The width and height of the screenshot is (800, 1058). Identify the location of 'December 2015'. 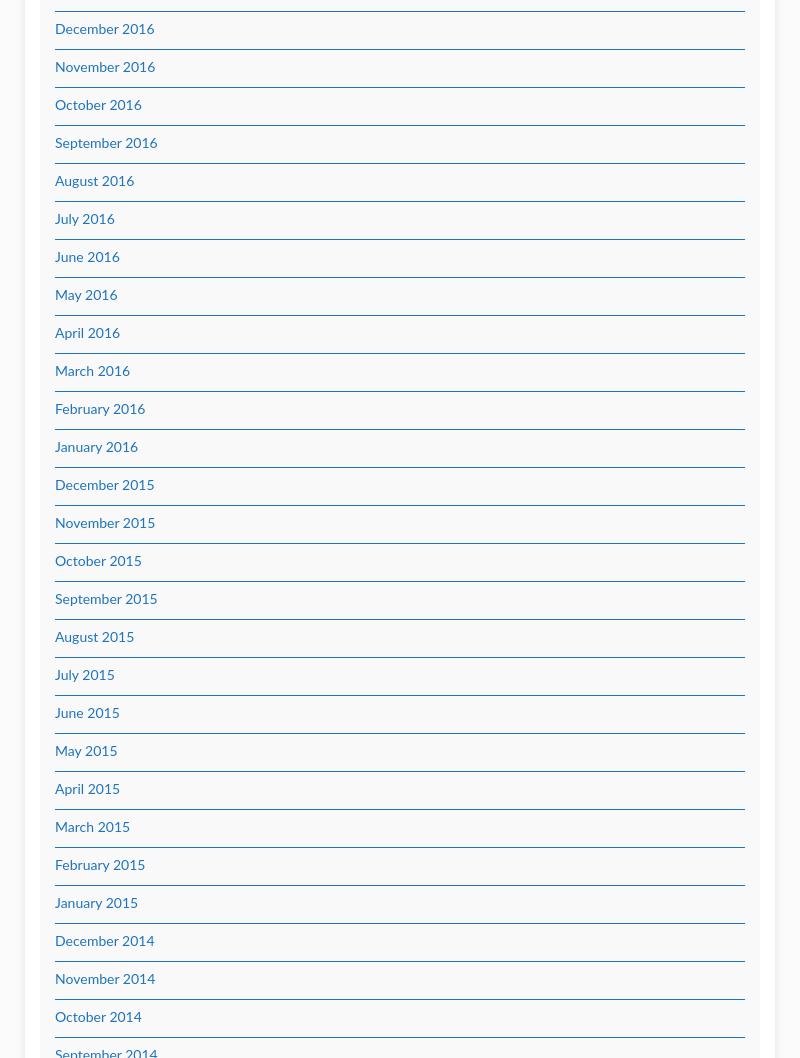
(103, 485).